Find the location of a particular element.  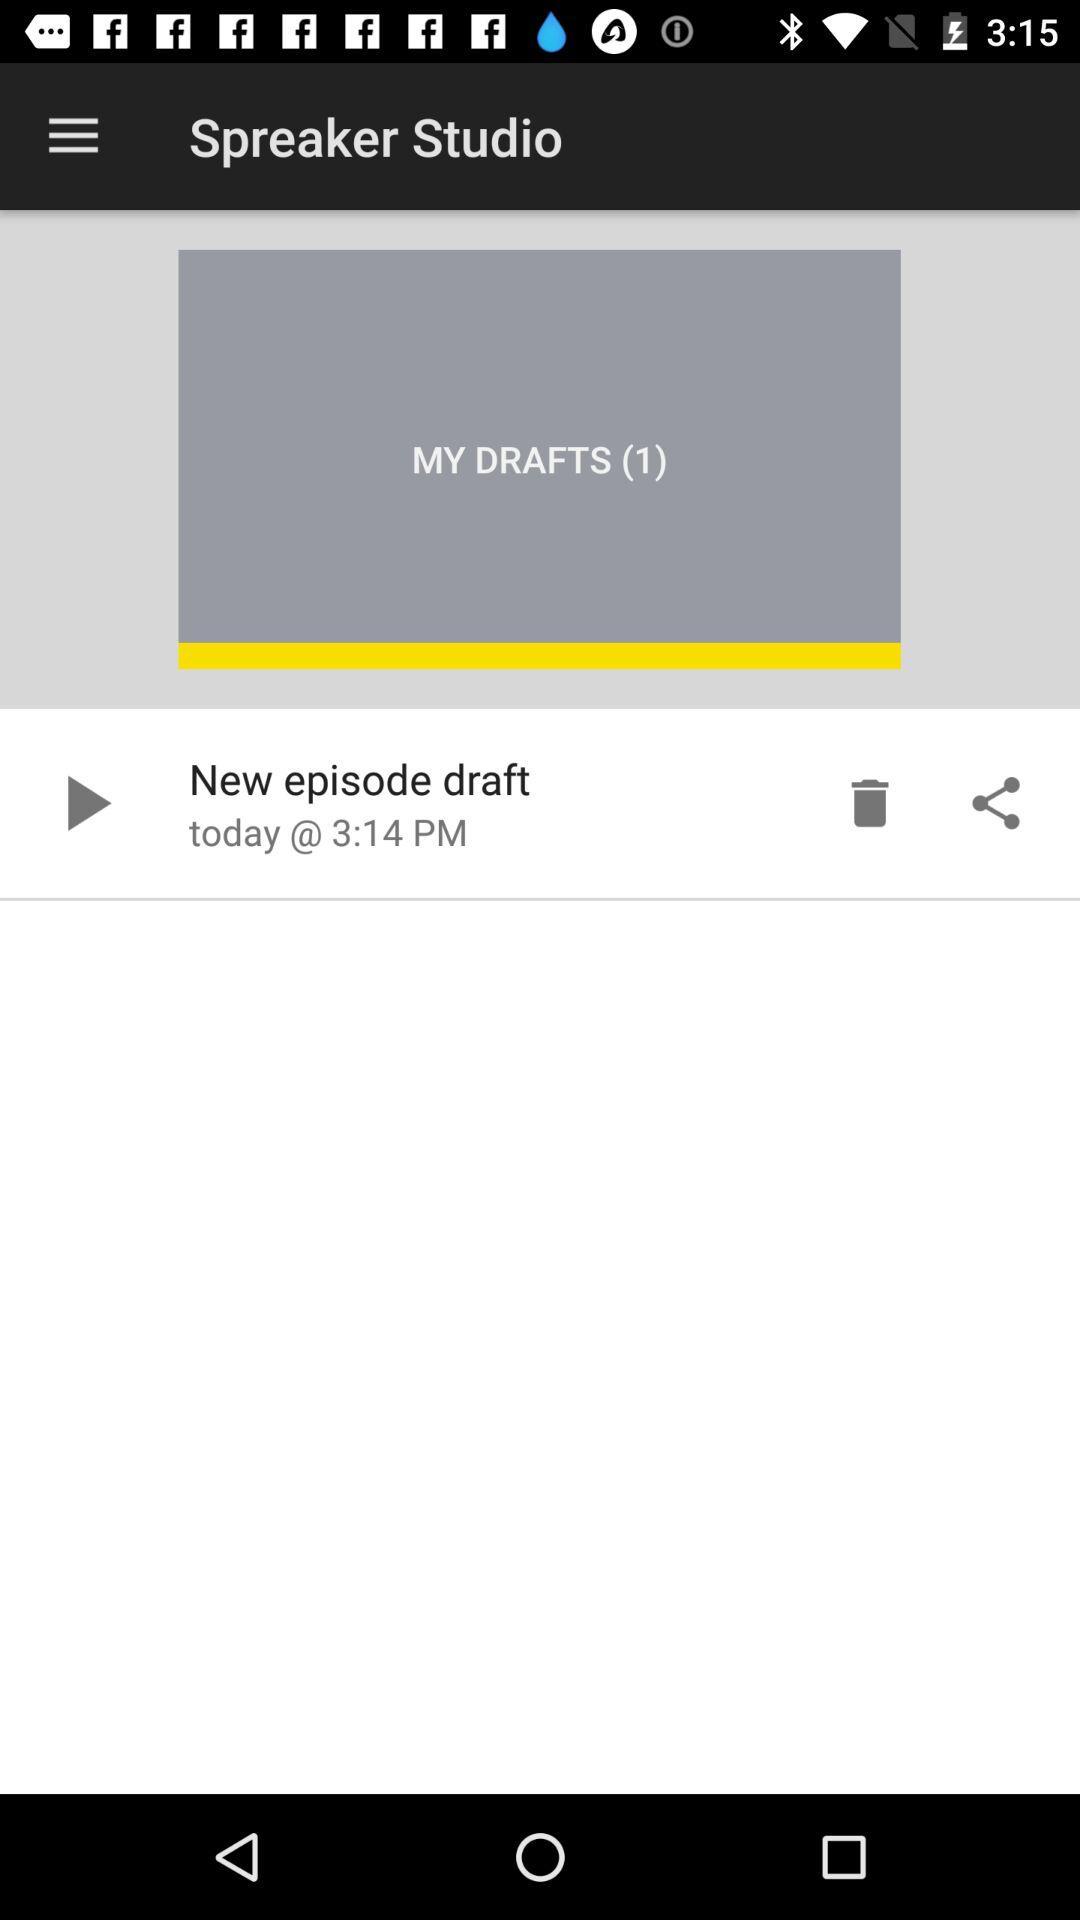

icon next to spreaker studio app is located at coordinates (72, 135).